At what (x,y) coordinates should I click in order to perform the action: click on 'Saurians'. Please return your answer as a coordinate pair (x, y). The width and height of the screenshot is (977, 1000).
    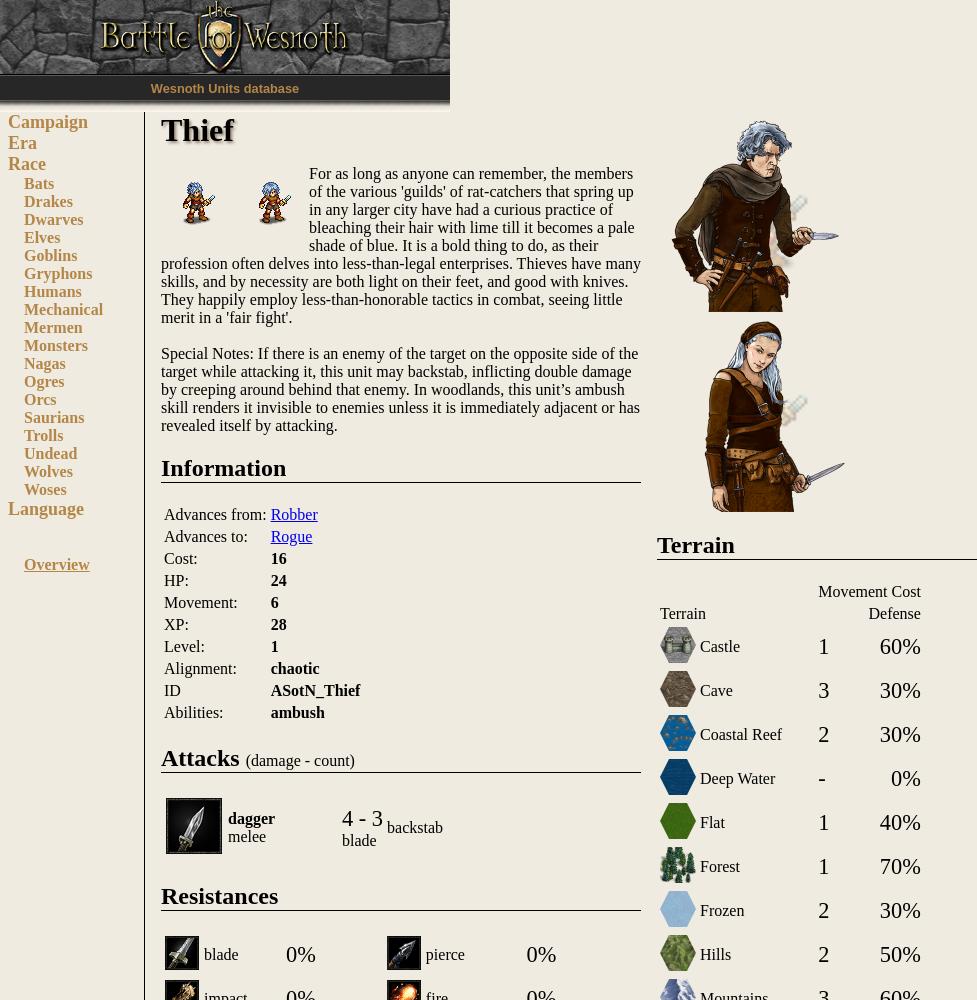
    Looking at the image, I should click on (54, 417).